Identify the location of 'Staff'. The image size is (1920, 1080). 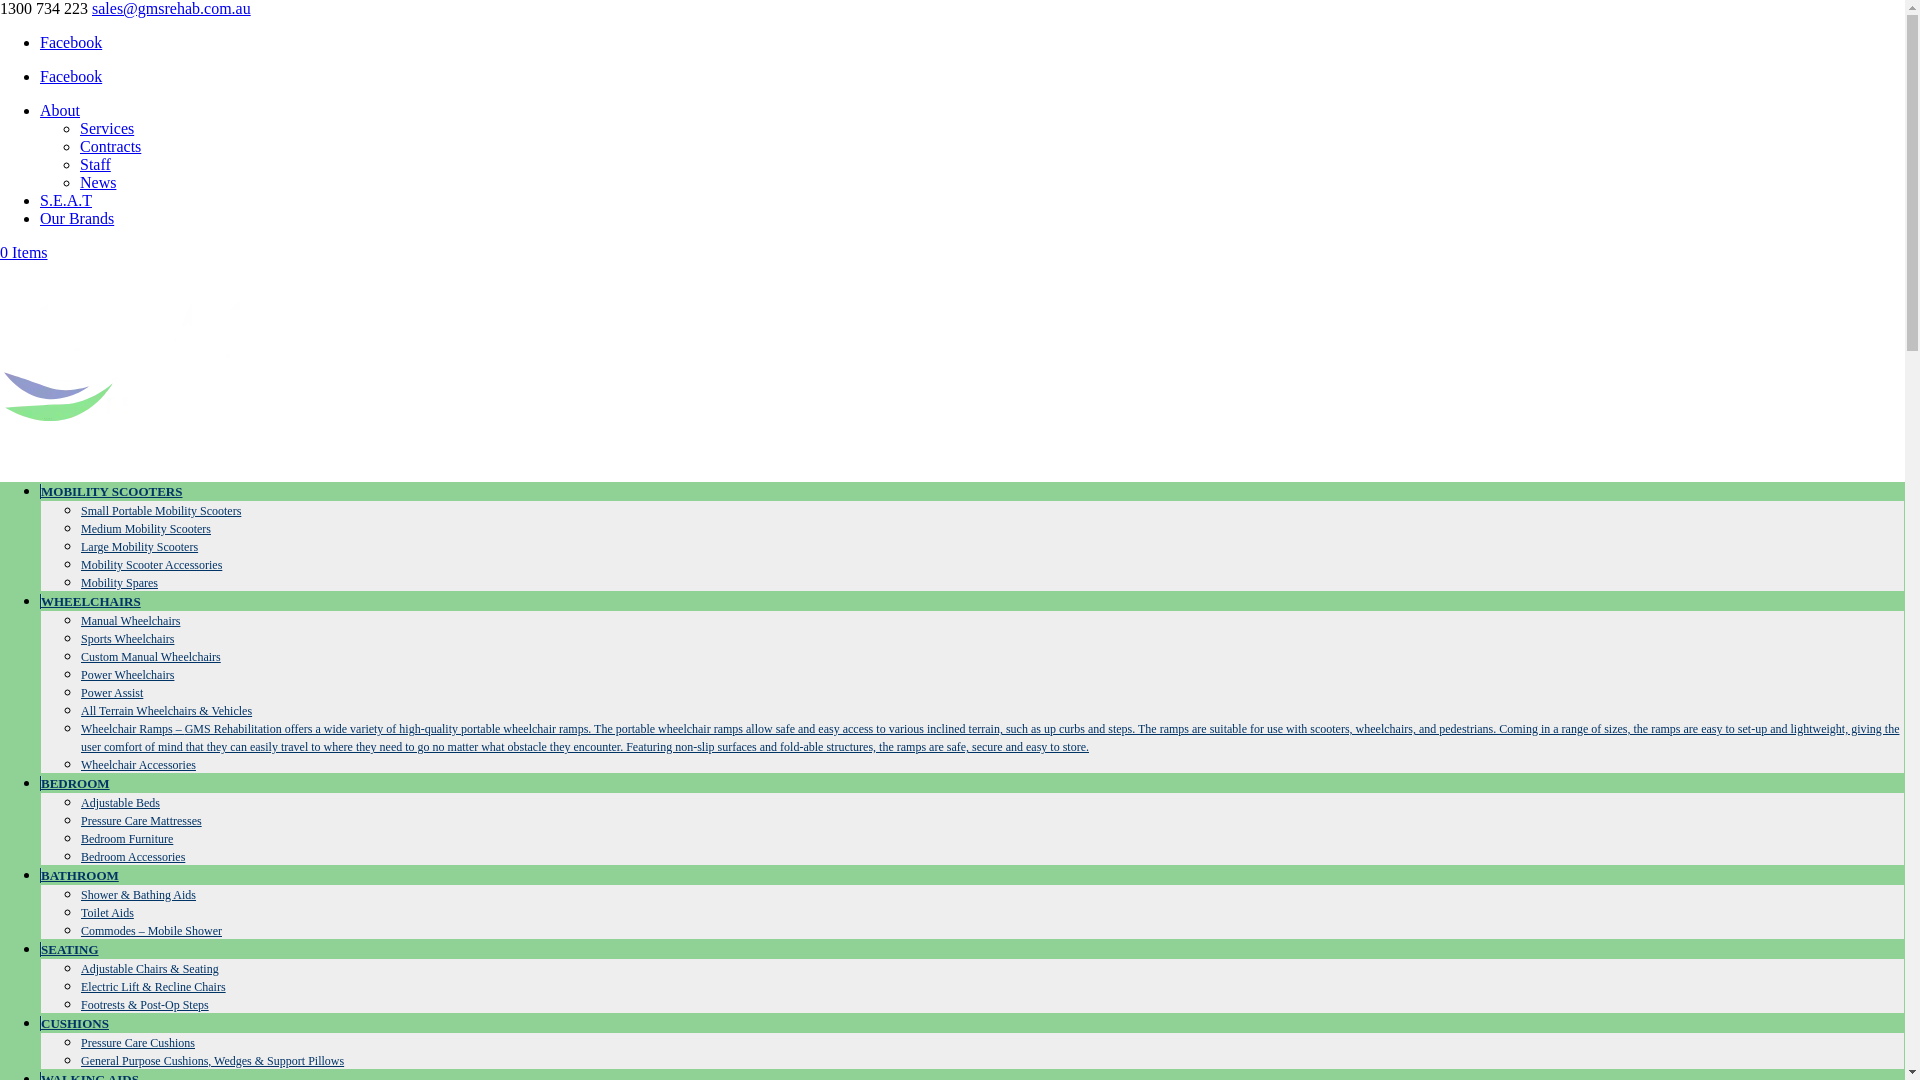
(94, 163).